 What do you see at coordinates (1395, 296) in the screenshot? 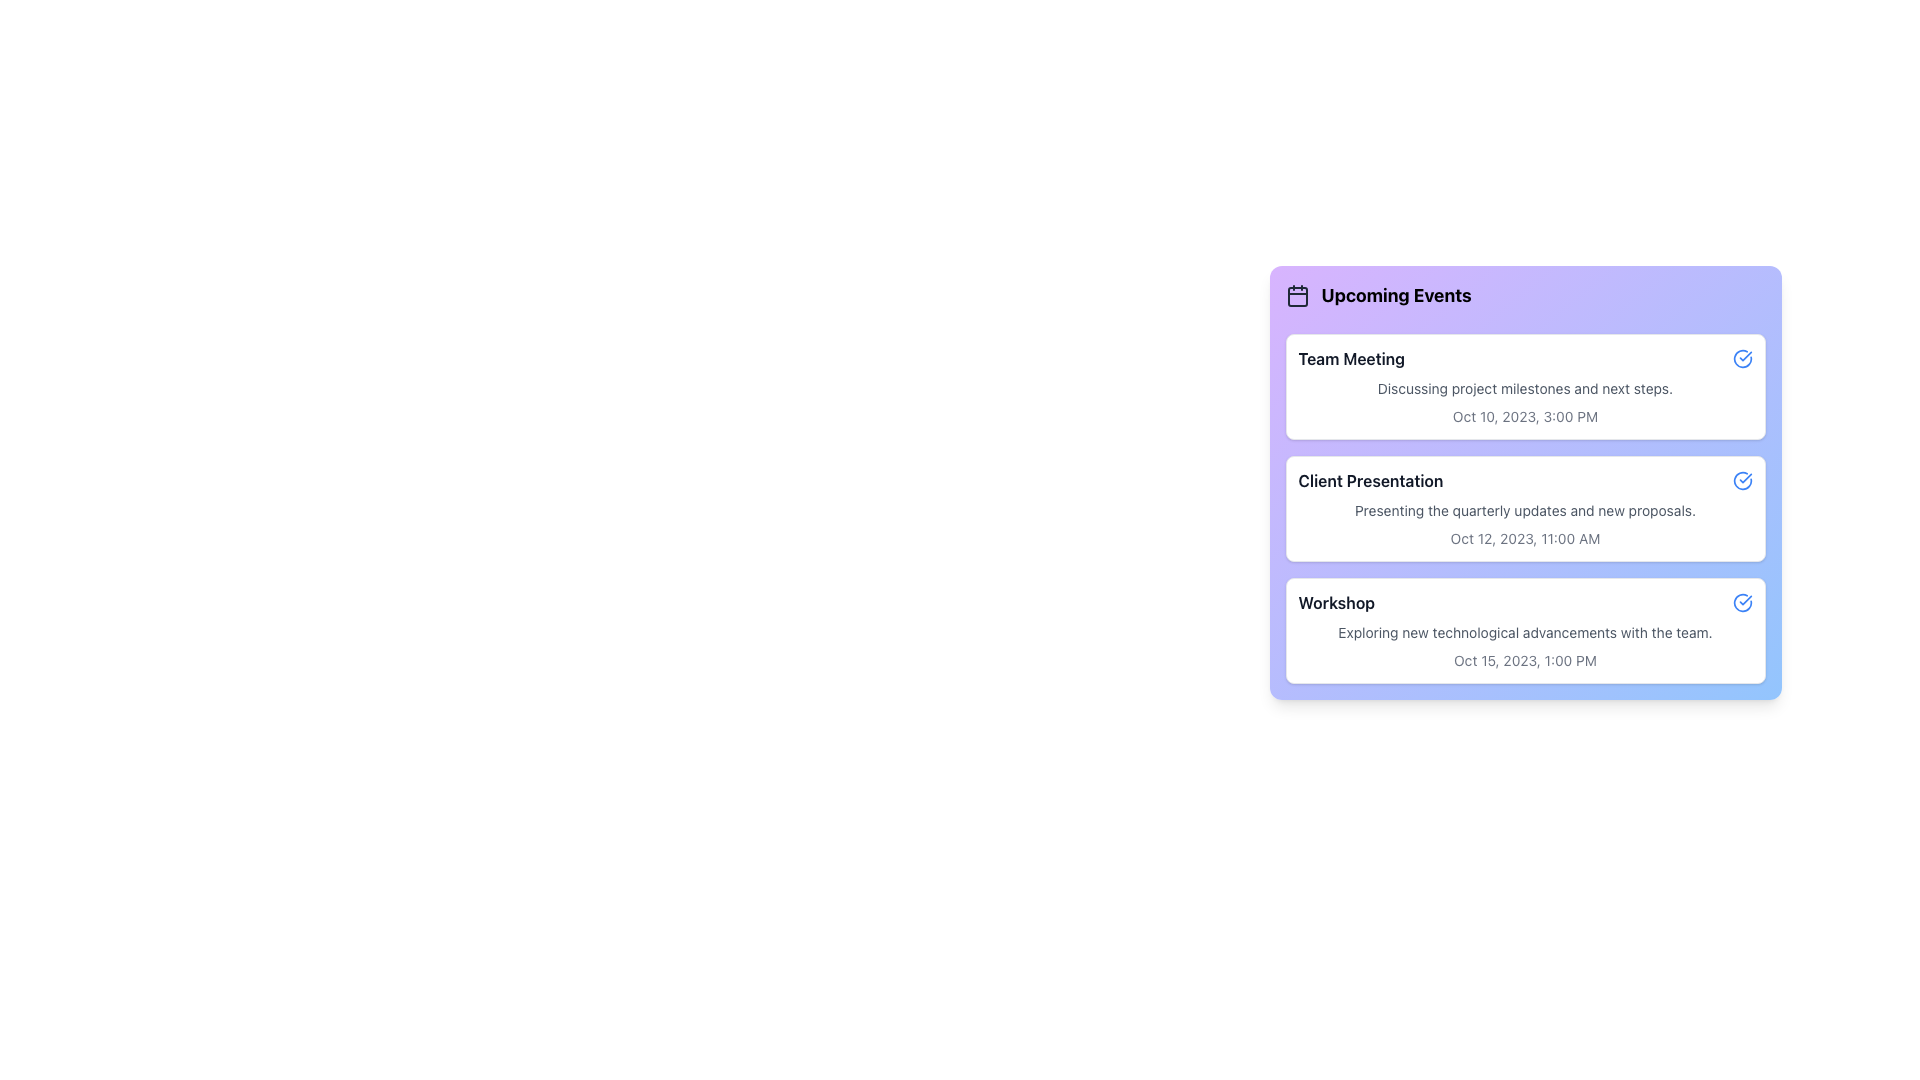
I see `the heading text that indicates the section name 'Upcoming Events', which is positioned near a calendar icon` at bounding box center [1395, 296].